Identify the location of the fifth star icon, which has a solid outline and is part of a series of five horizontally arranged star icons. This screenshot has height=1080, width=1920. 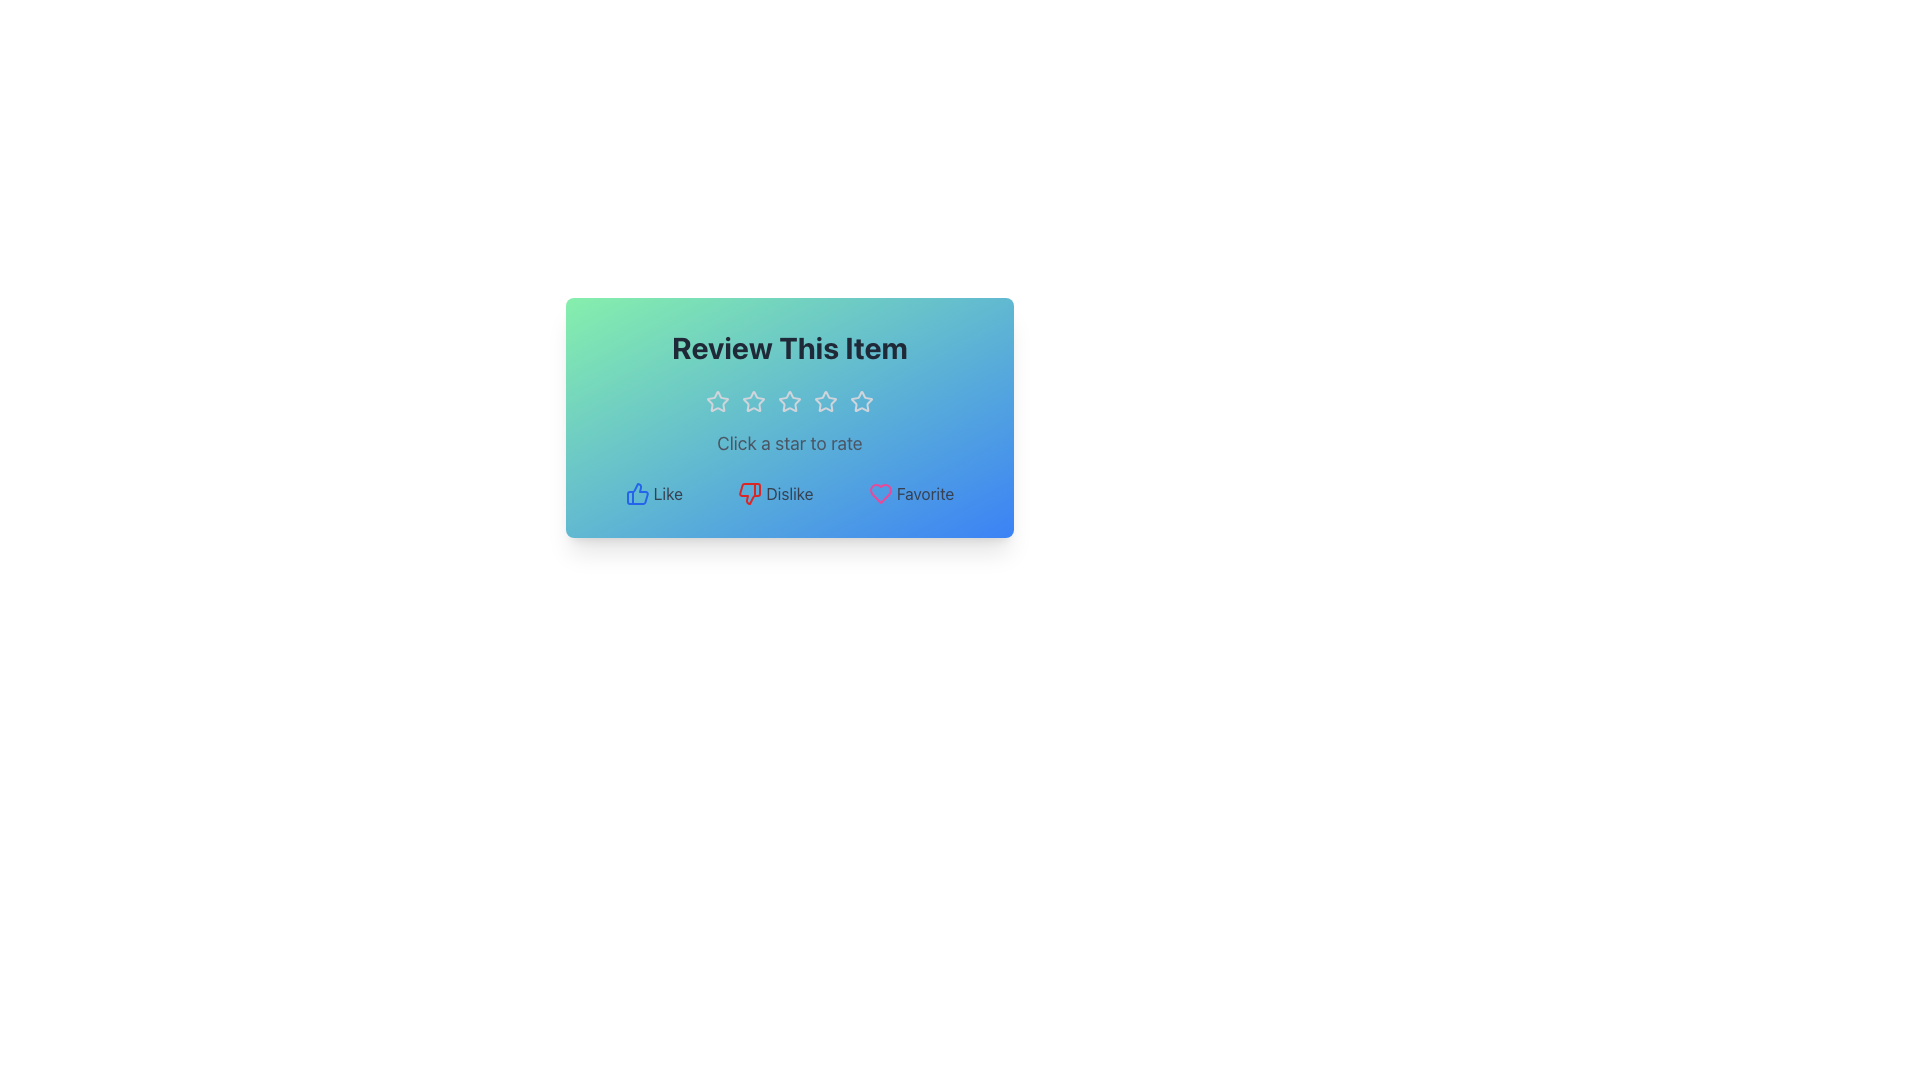
(862, 401).